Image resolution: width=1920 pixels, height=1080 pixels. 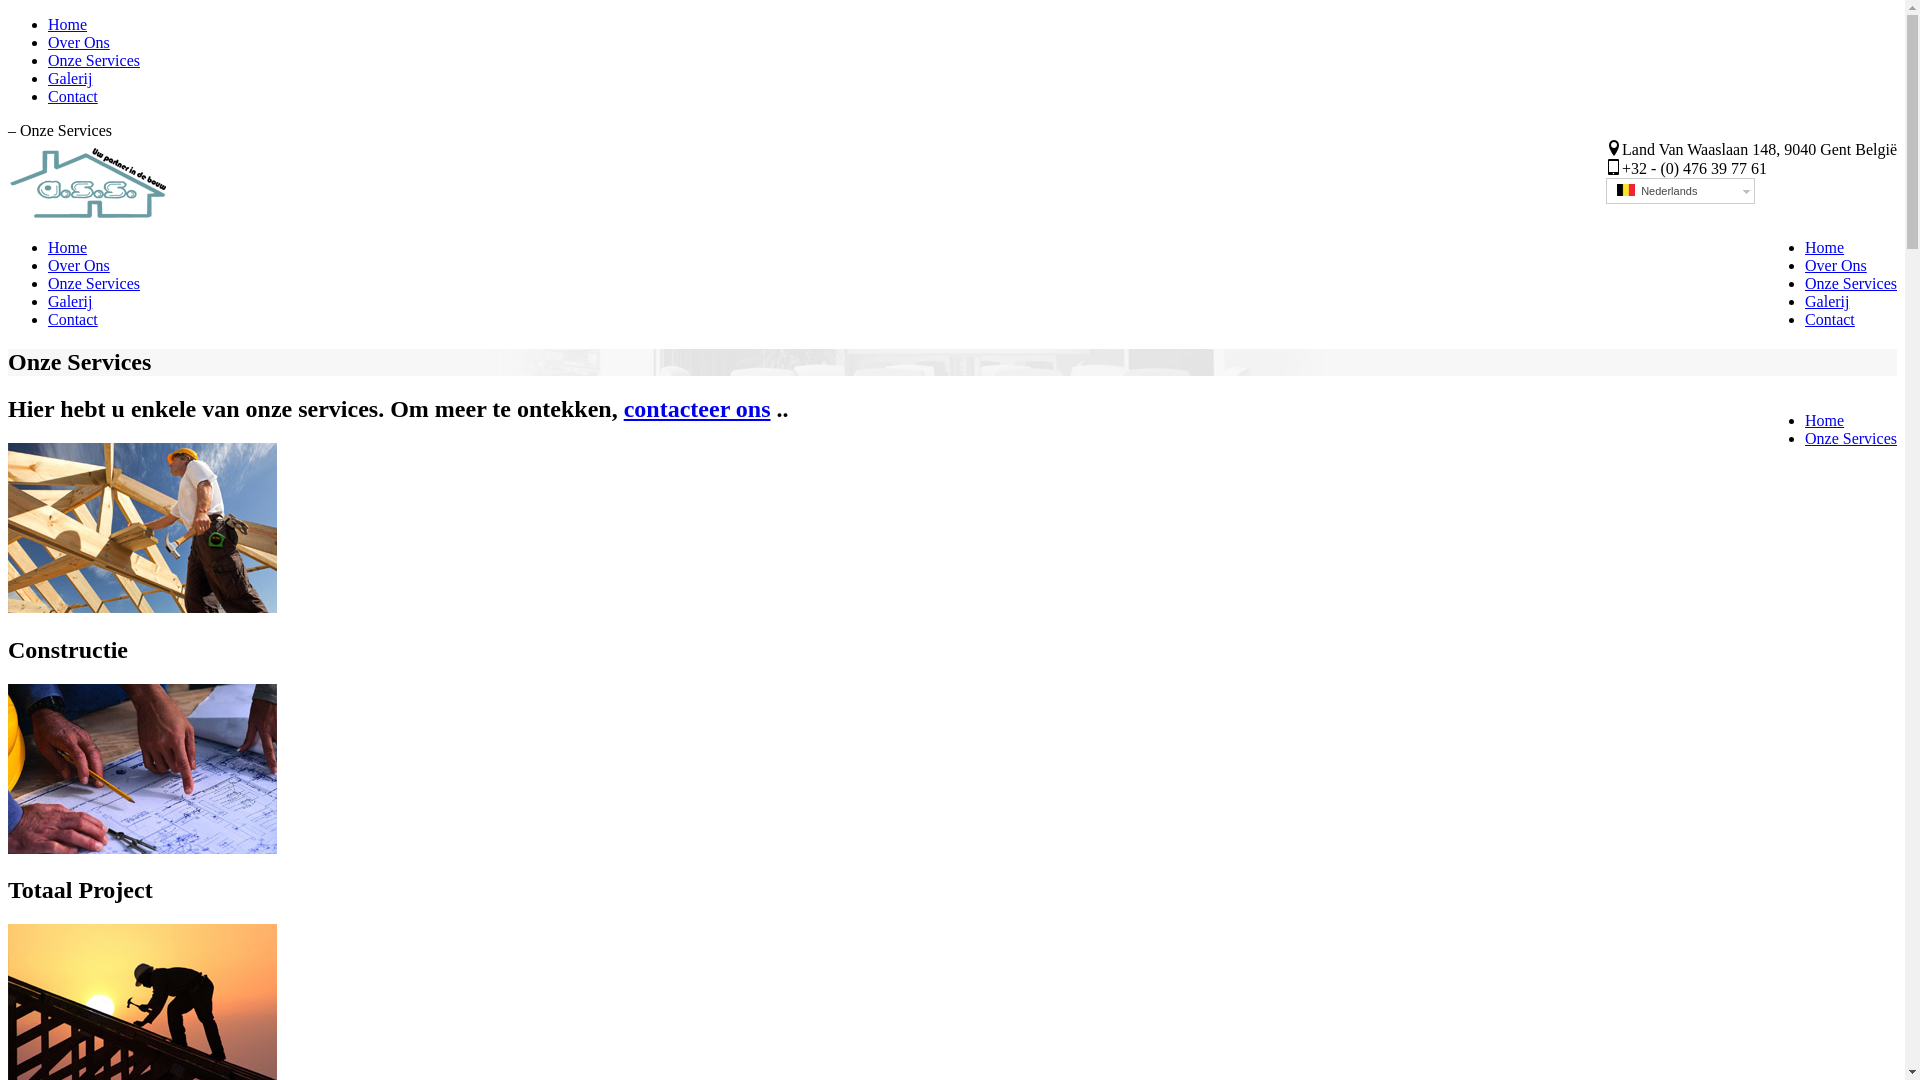 I want to click on 'Over Ons', so click(x=78, y=42).